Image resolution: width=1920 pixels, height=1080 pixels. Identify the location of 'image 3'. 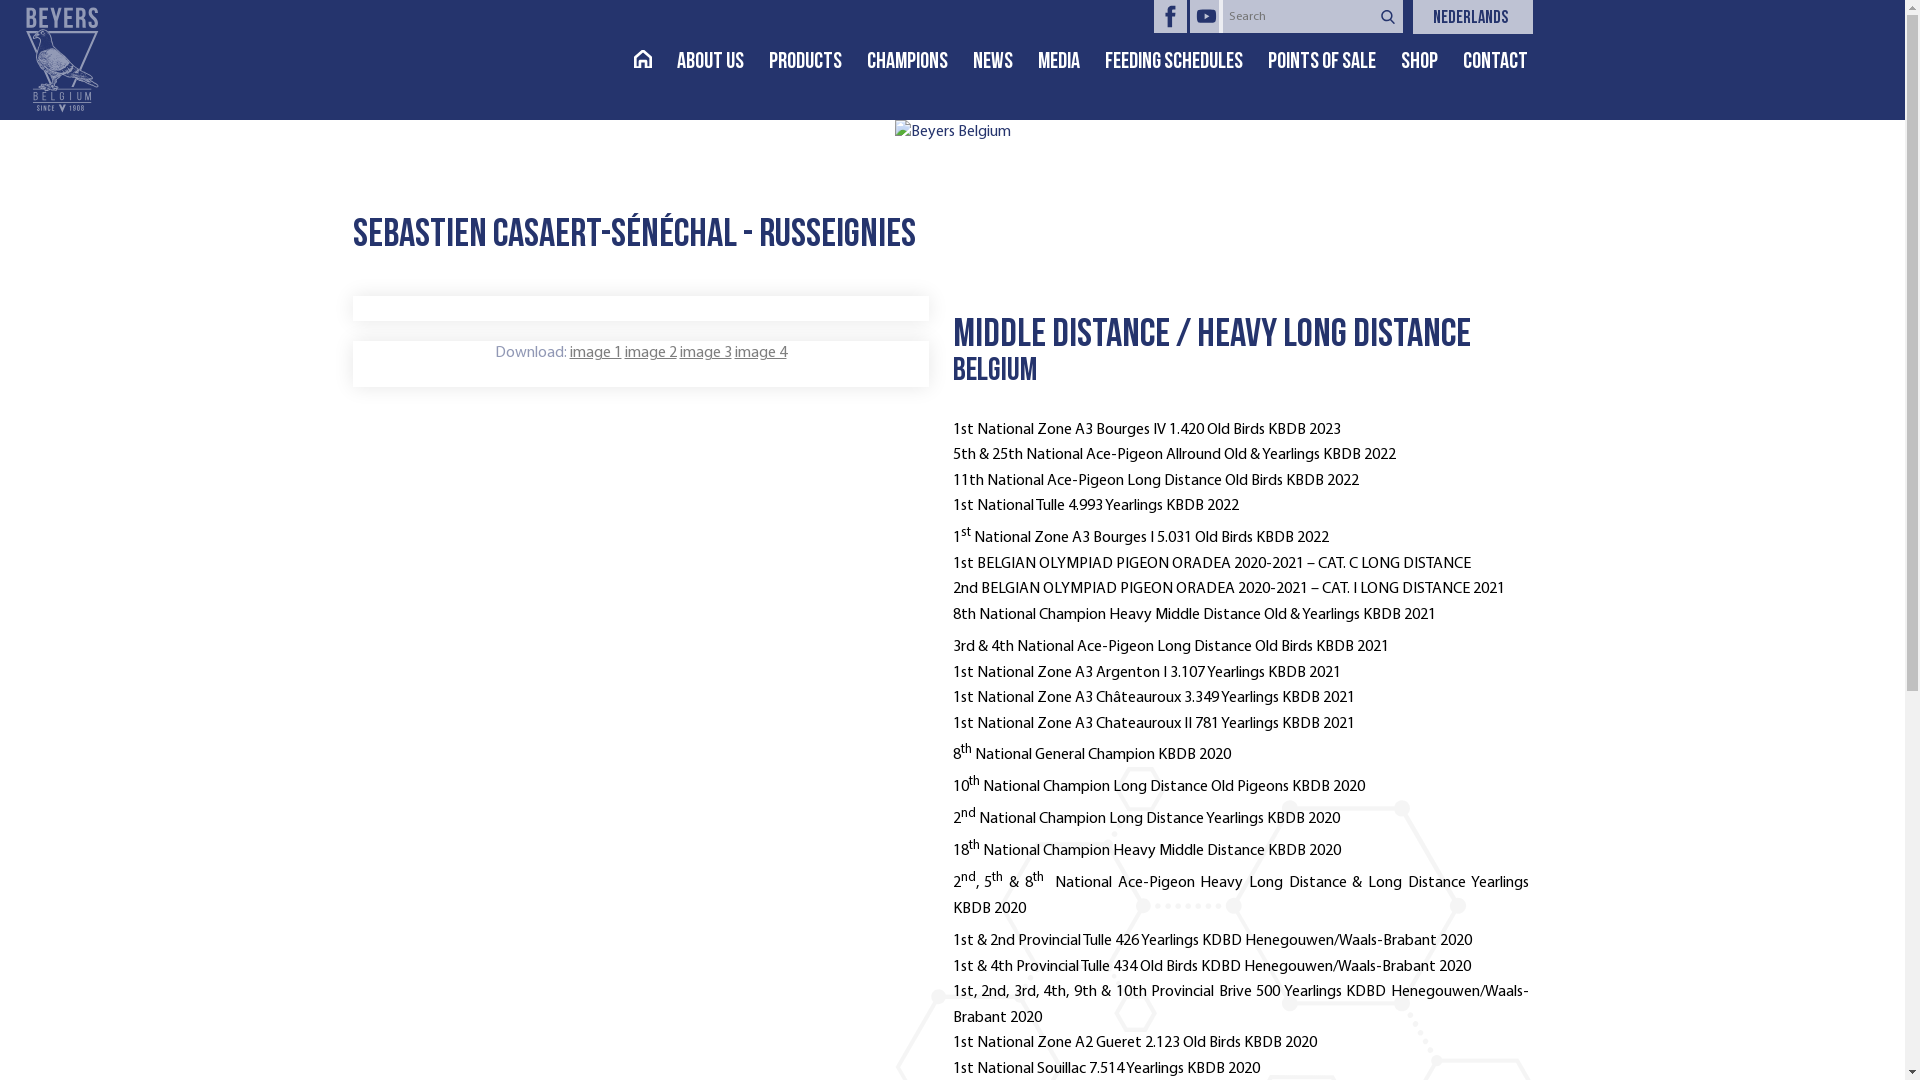
(705, 352).